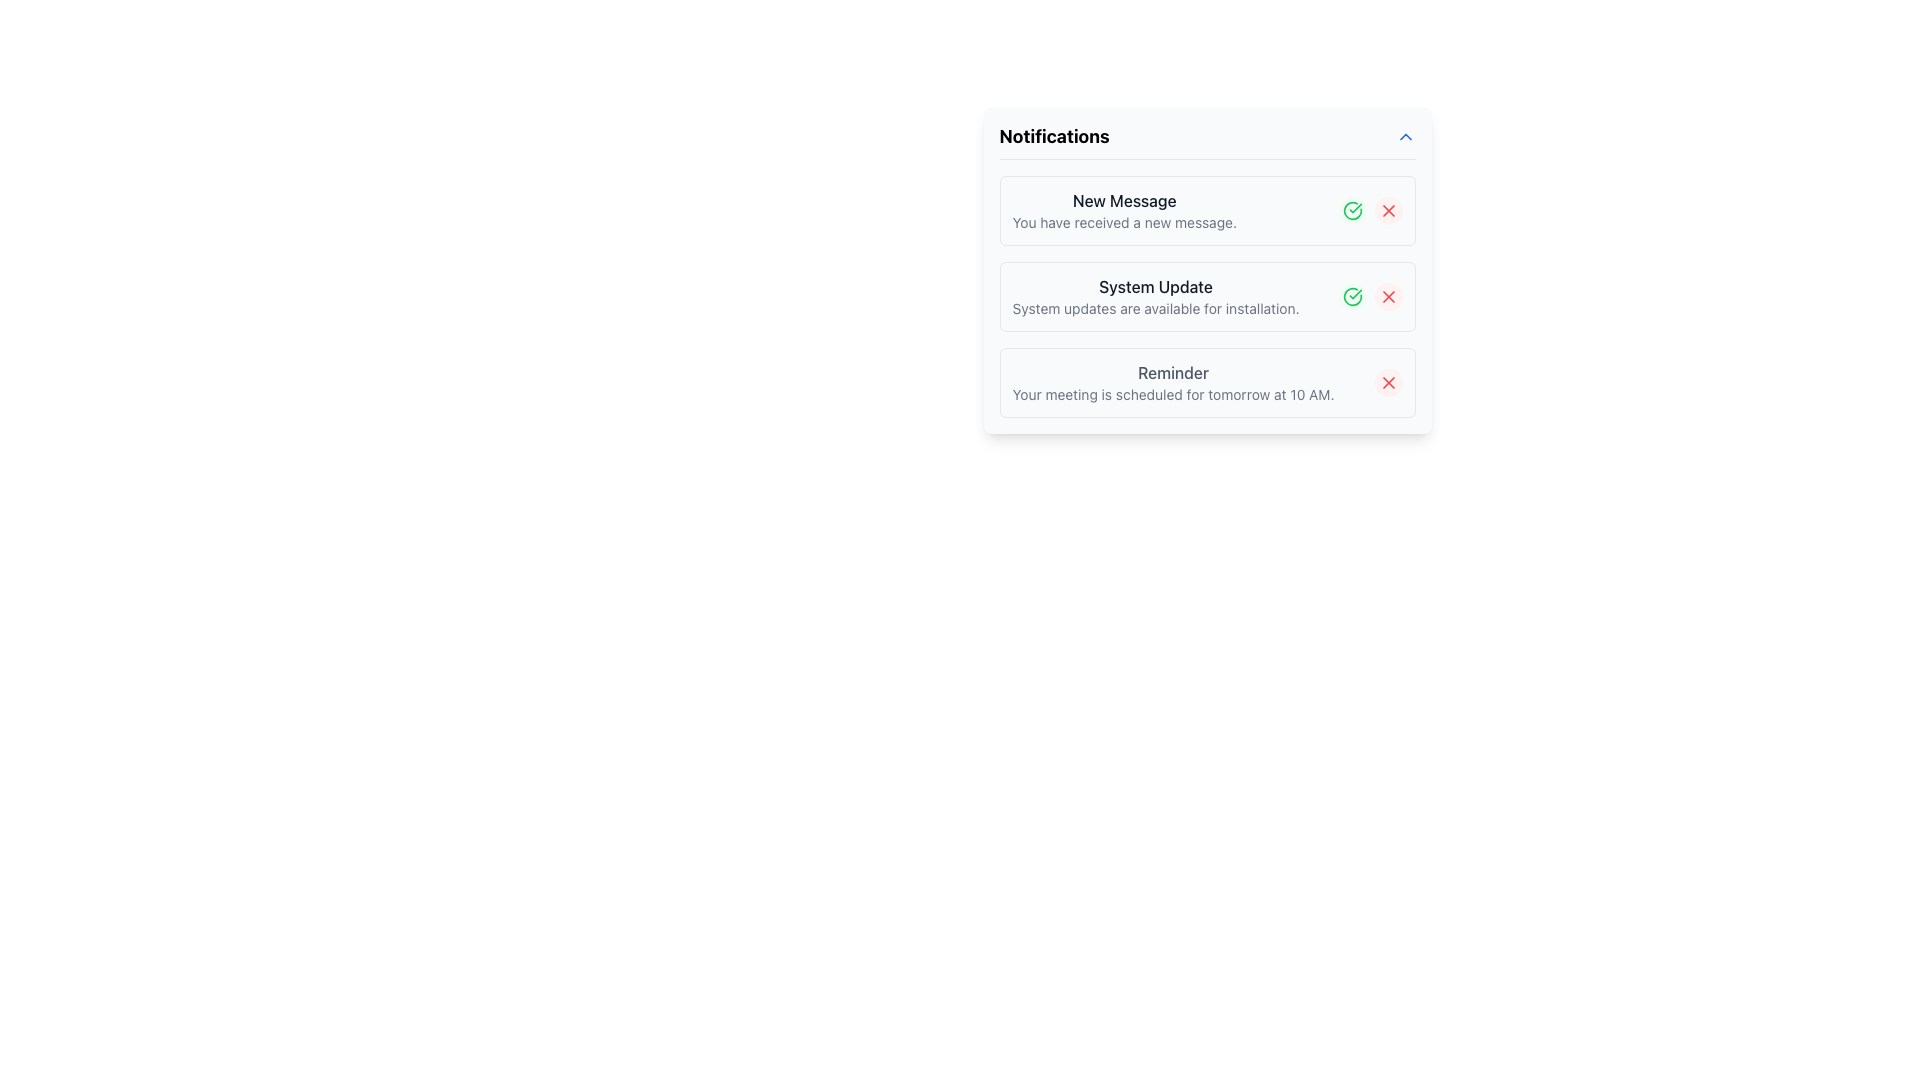  What do you see at coordinates (1352, 211) in the screenshot?
I see `the green circular icon with a checkmark located in the second row of the notification list next to 'System Update' to trigger a tooltip` at bounding box center [1352, 211].